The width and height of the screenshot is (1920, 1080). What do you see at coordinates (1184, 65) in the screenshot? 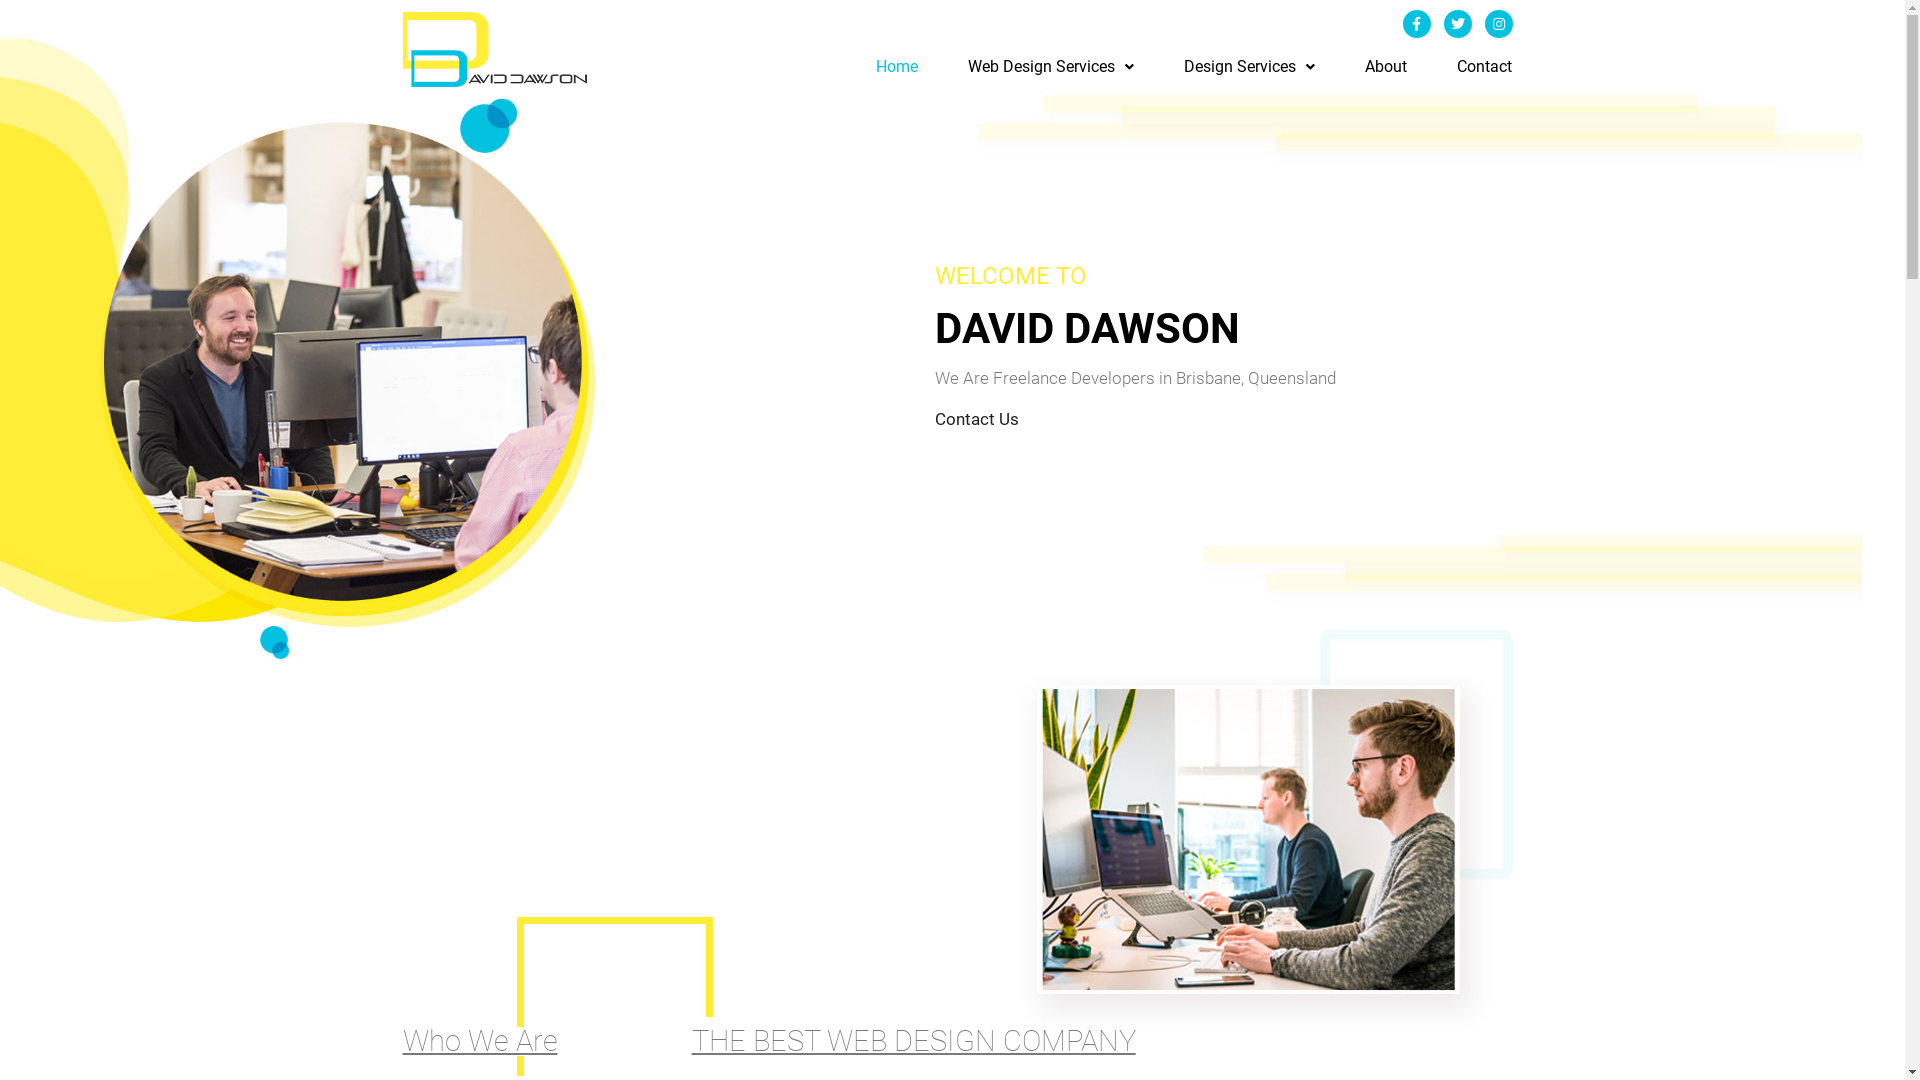
I see `'Design Services'` at bounding box center [1184, 65].